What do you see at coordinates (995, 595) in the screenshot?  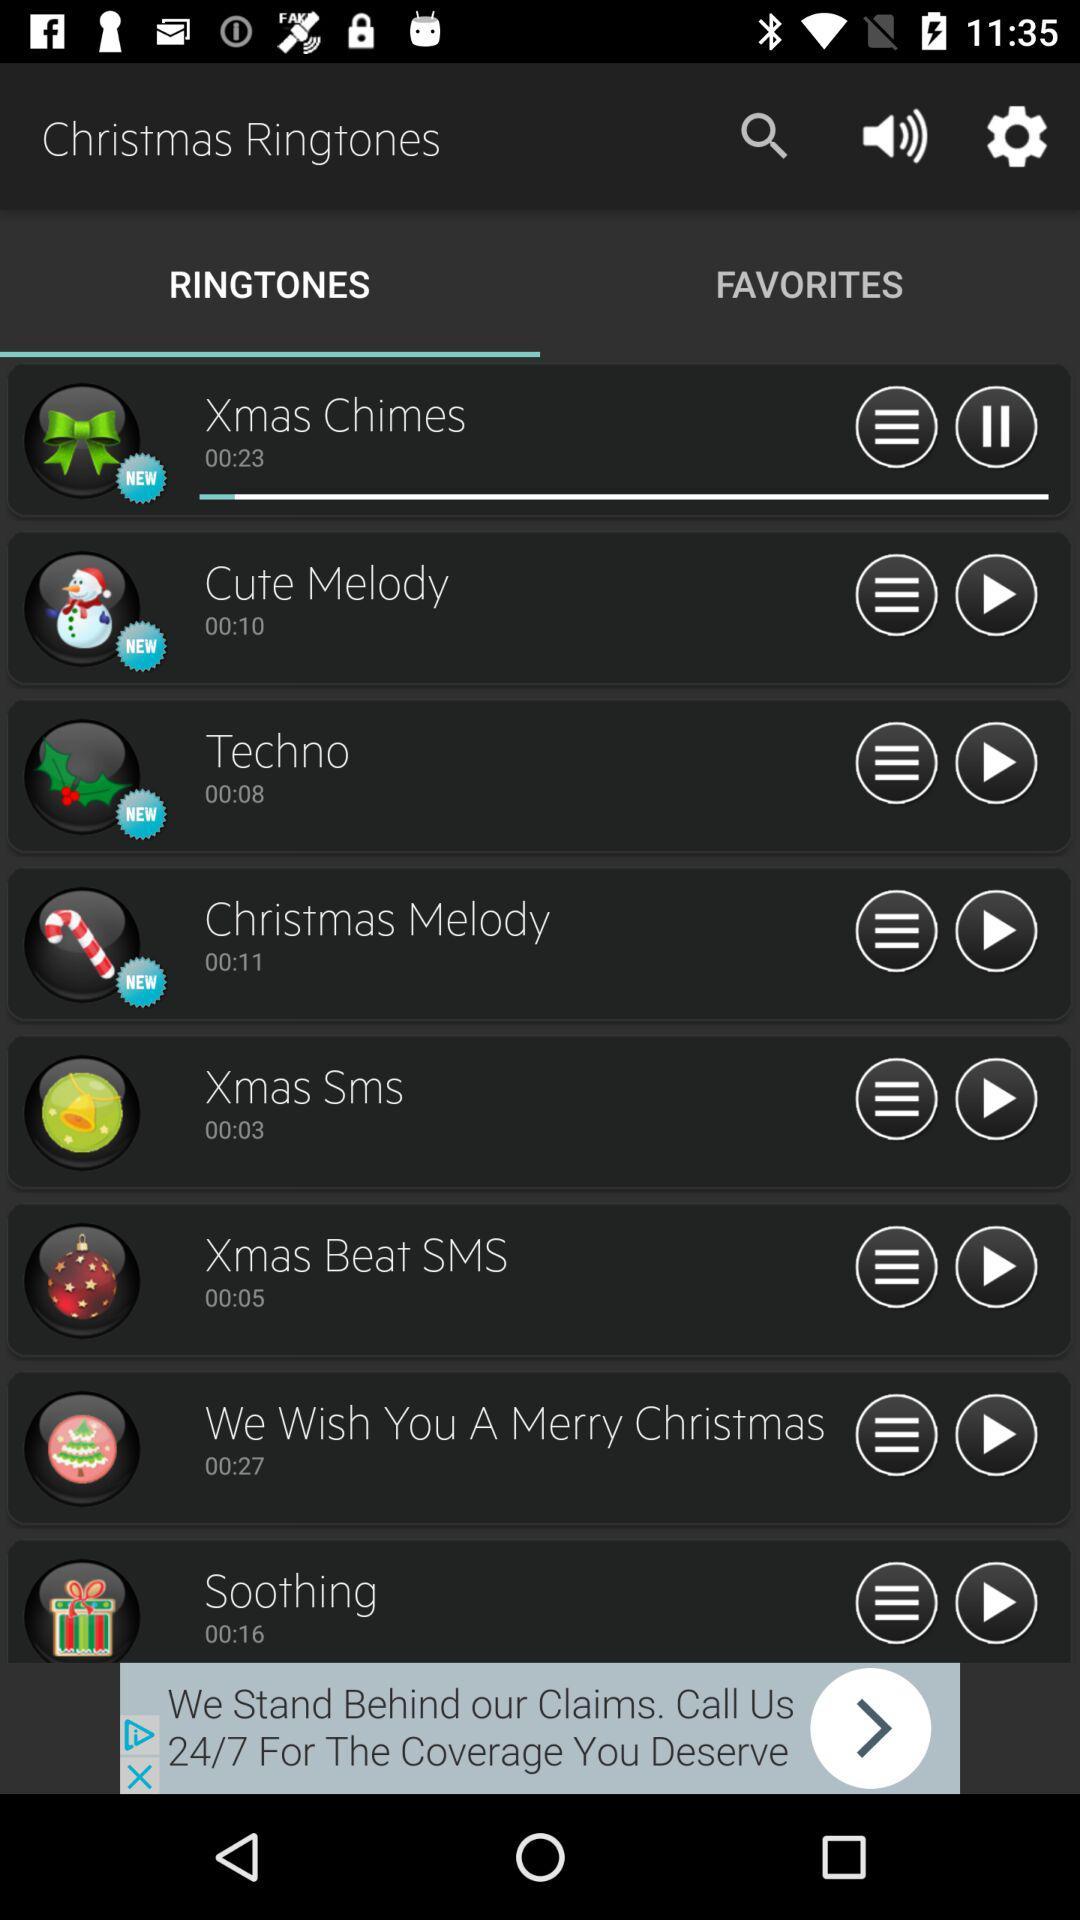 I see `play` at bounding box center [995, 595].